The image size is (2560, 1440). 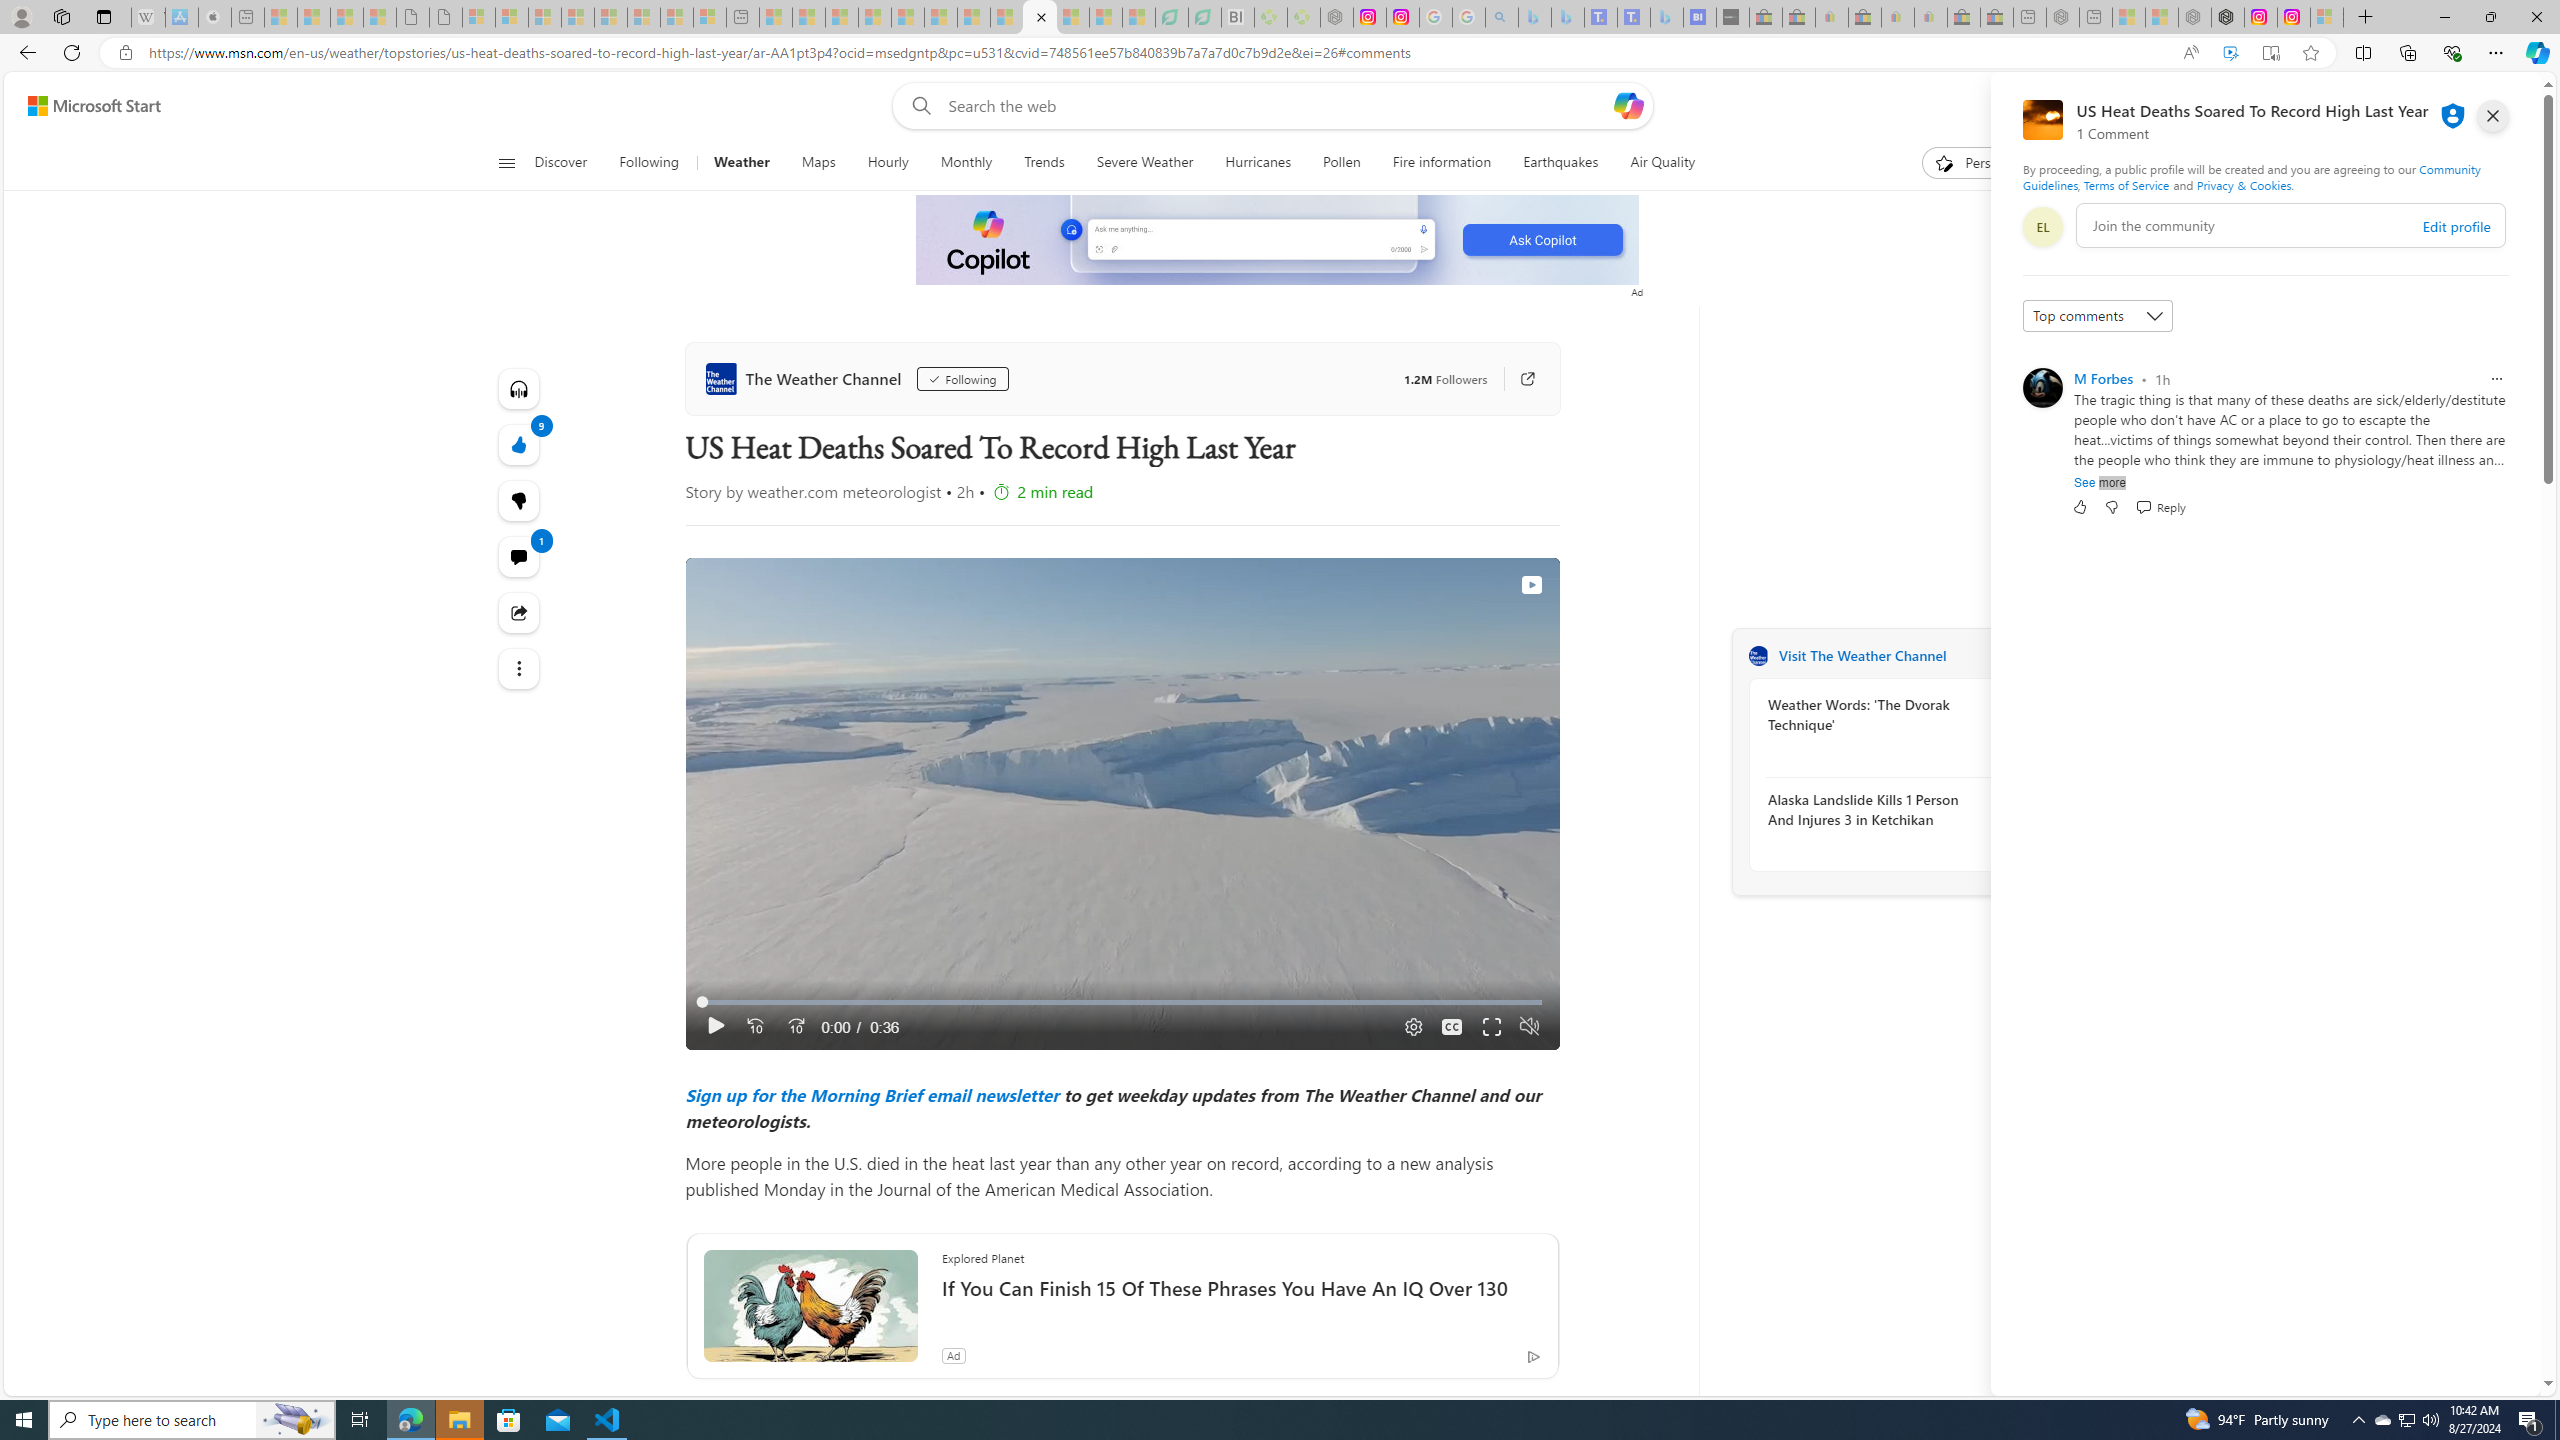 What do you see at coordinates (1532, 1355) in the screenshot?
I see `'Ad Choice'` at bounding box center [1532, 1355].